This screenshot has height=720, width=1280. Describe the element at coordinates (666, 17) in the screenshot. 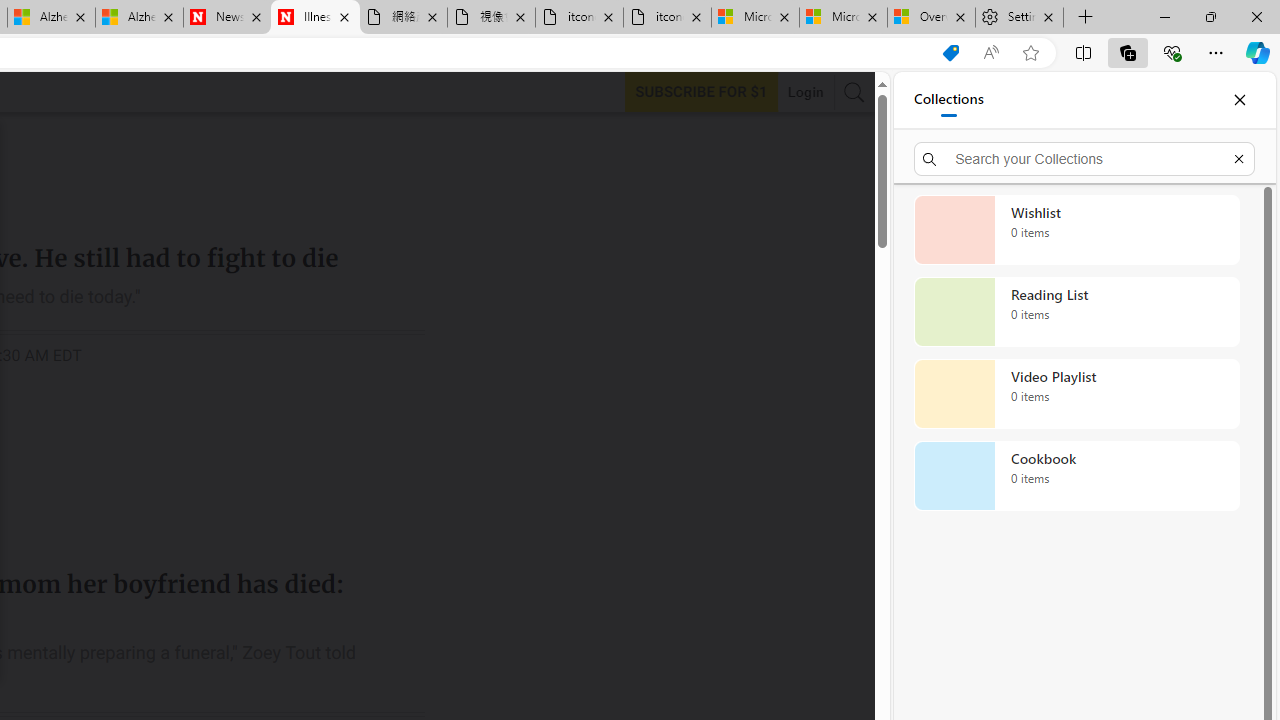

I see `'itconcepthk.com/projector_solutions.mp4'` at that location.